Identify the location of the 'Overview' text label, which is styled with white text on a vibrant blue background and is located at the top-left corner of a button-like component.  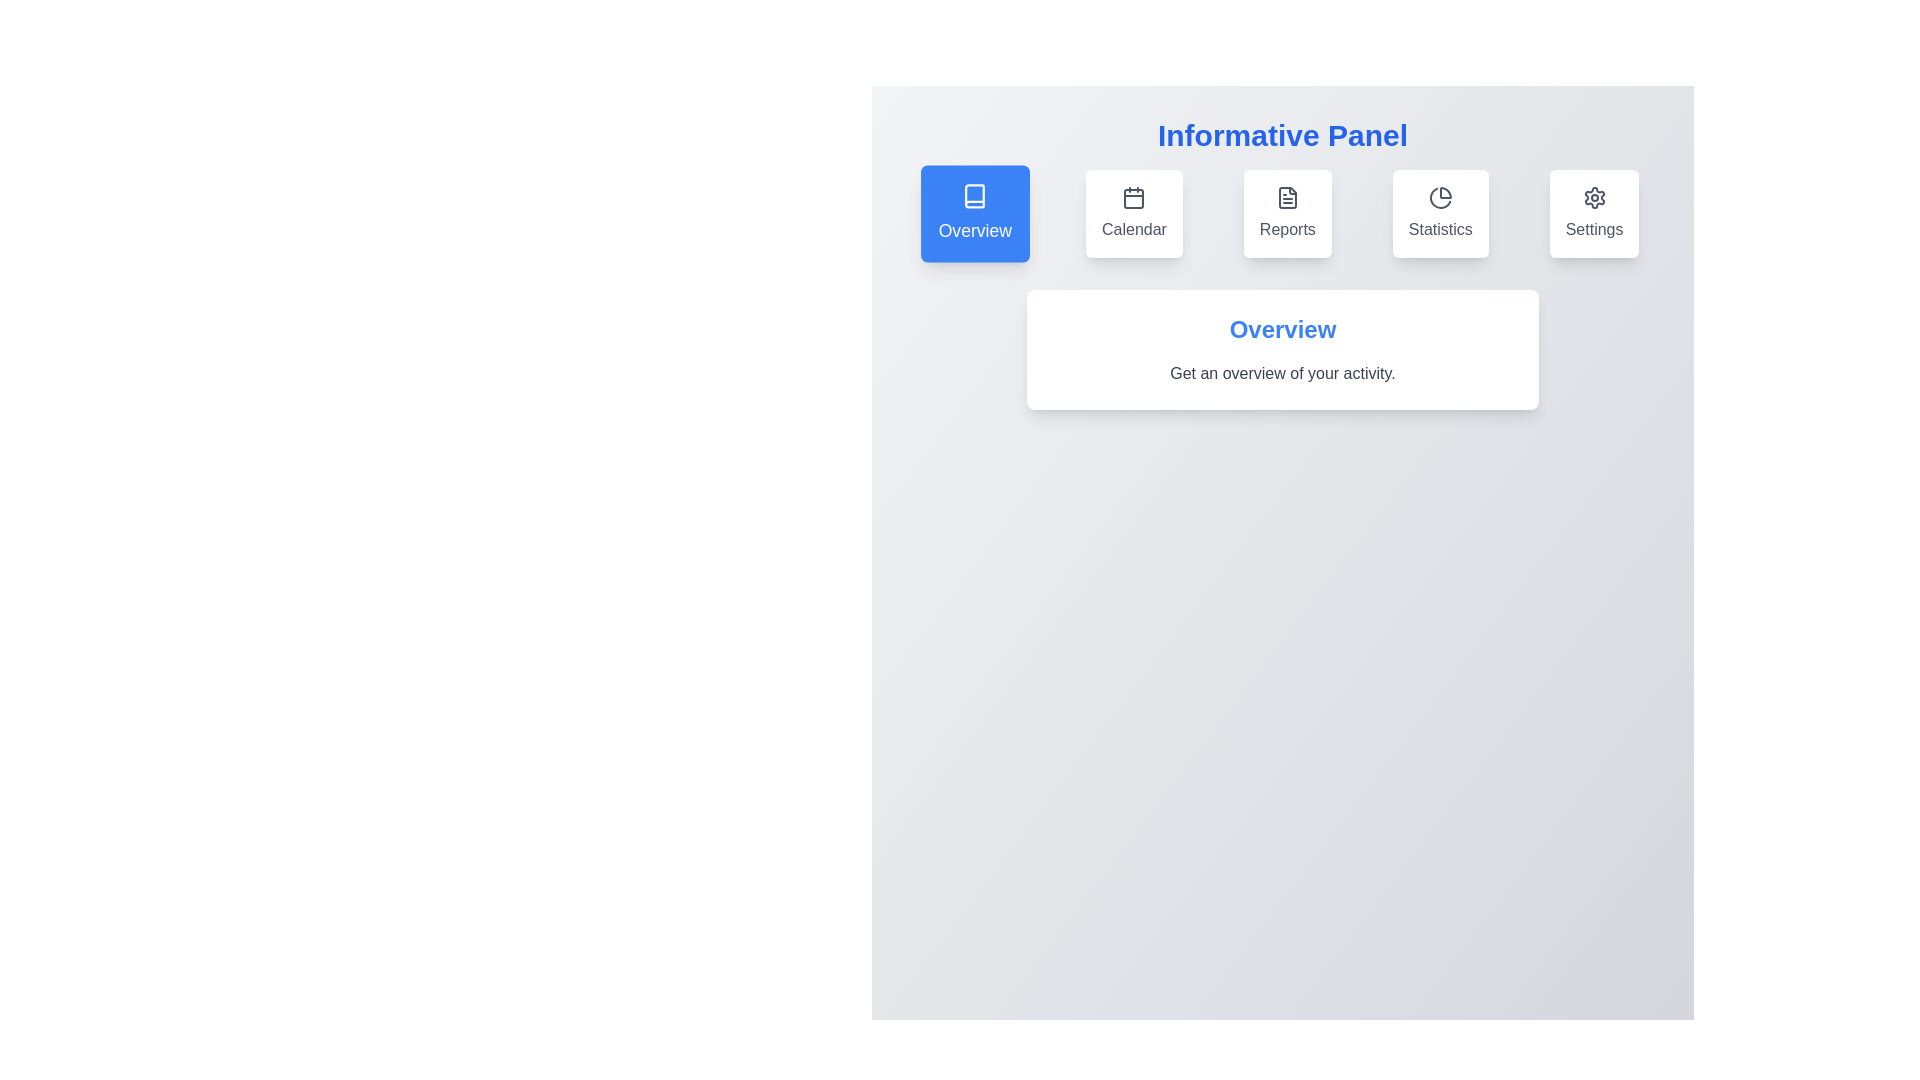
(975, 230).